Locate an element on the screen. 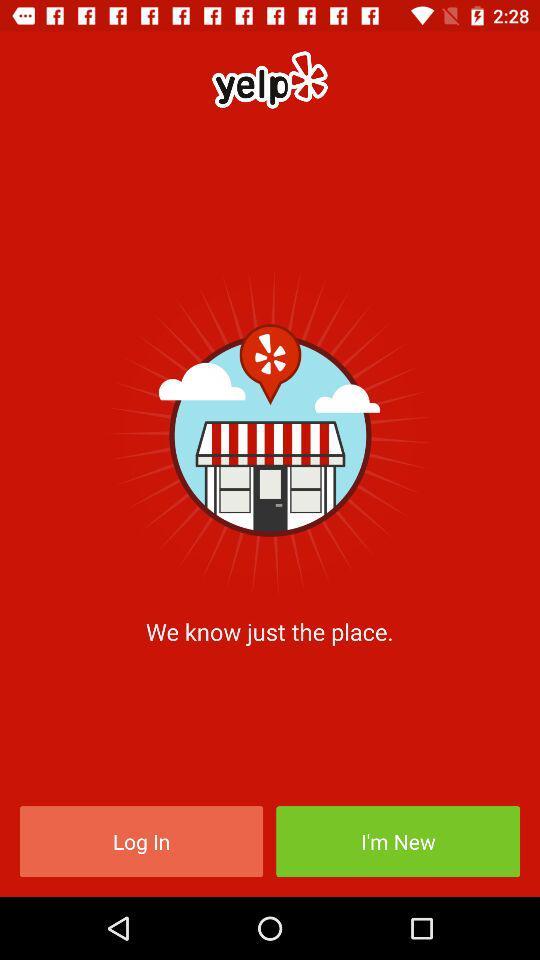 The height and width of the screenshot is (960, 540). the i'm new item is located at coordinates (398, 840).